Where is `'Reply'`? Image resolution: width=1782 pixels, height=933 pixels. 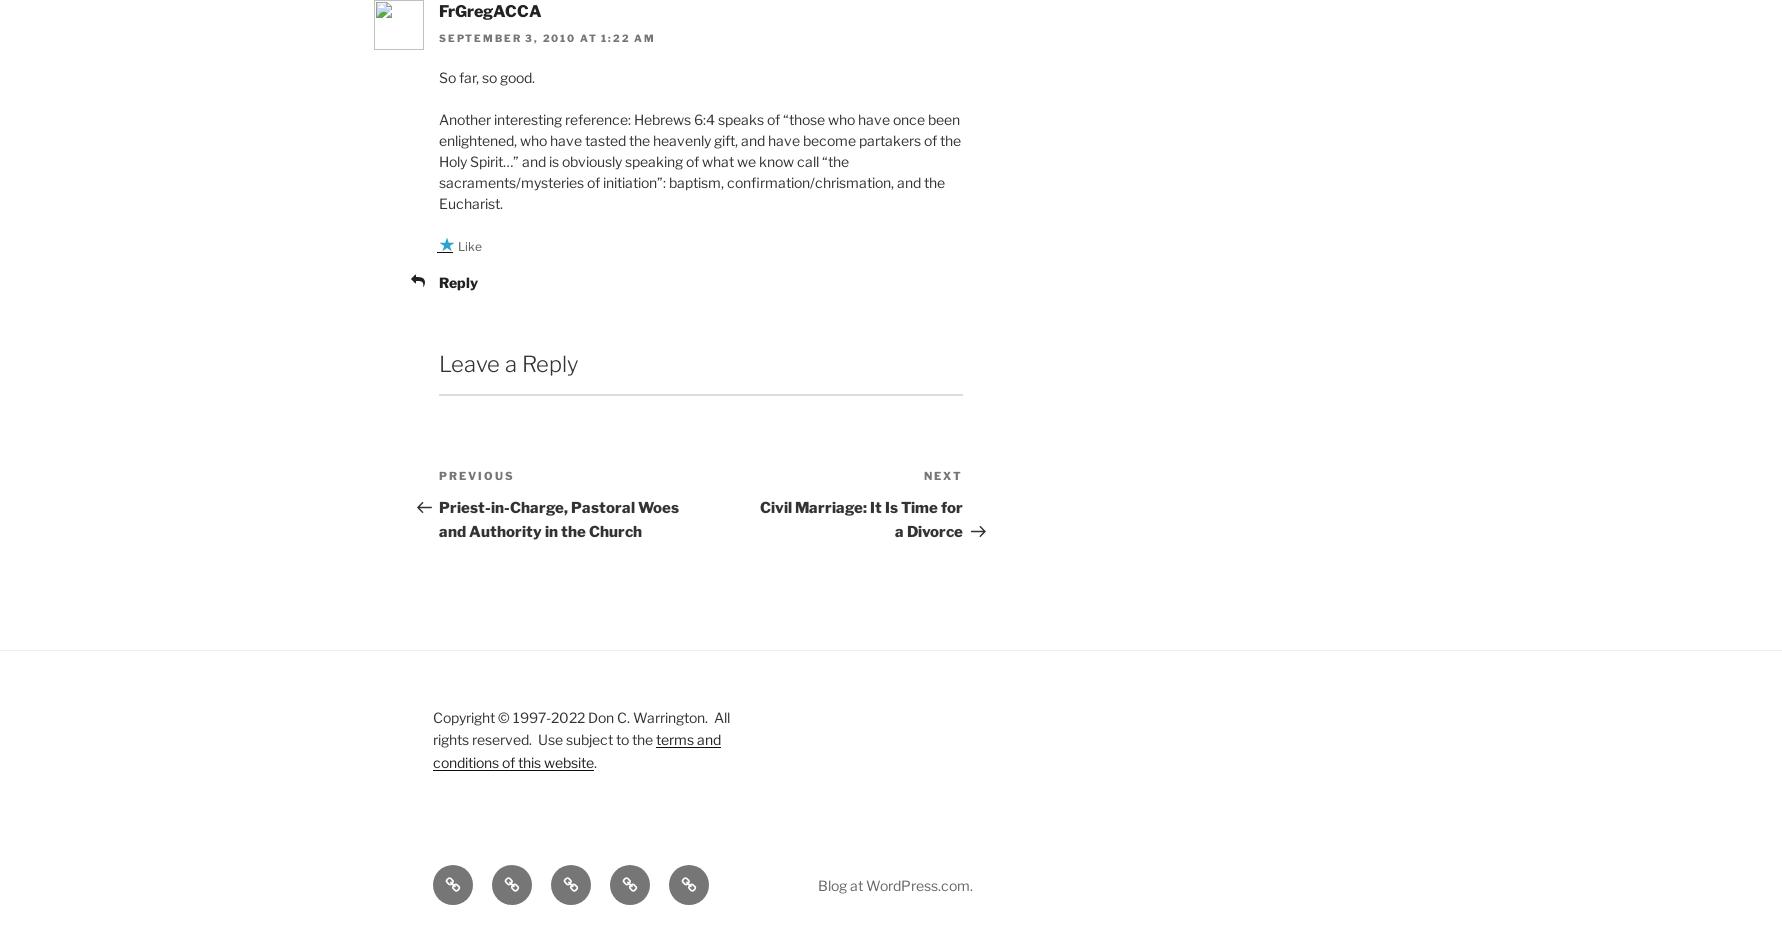
'Reply' is located at coordinates (457, 281).